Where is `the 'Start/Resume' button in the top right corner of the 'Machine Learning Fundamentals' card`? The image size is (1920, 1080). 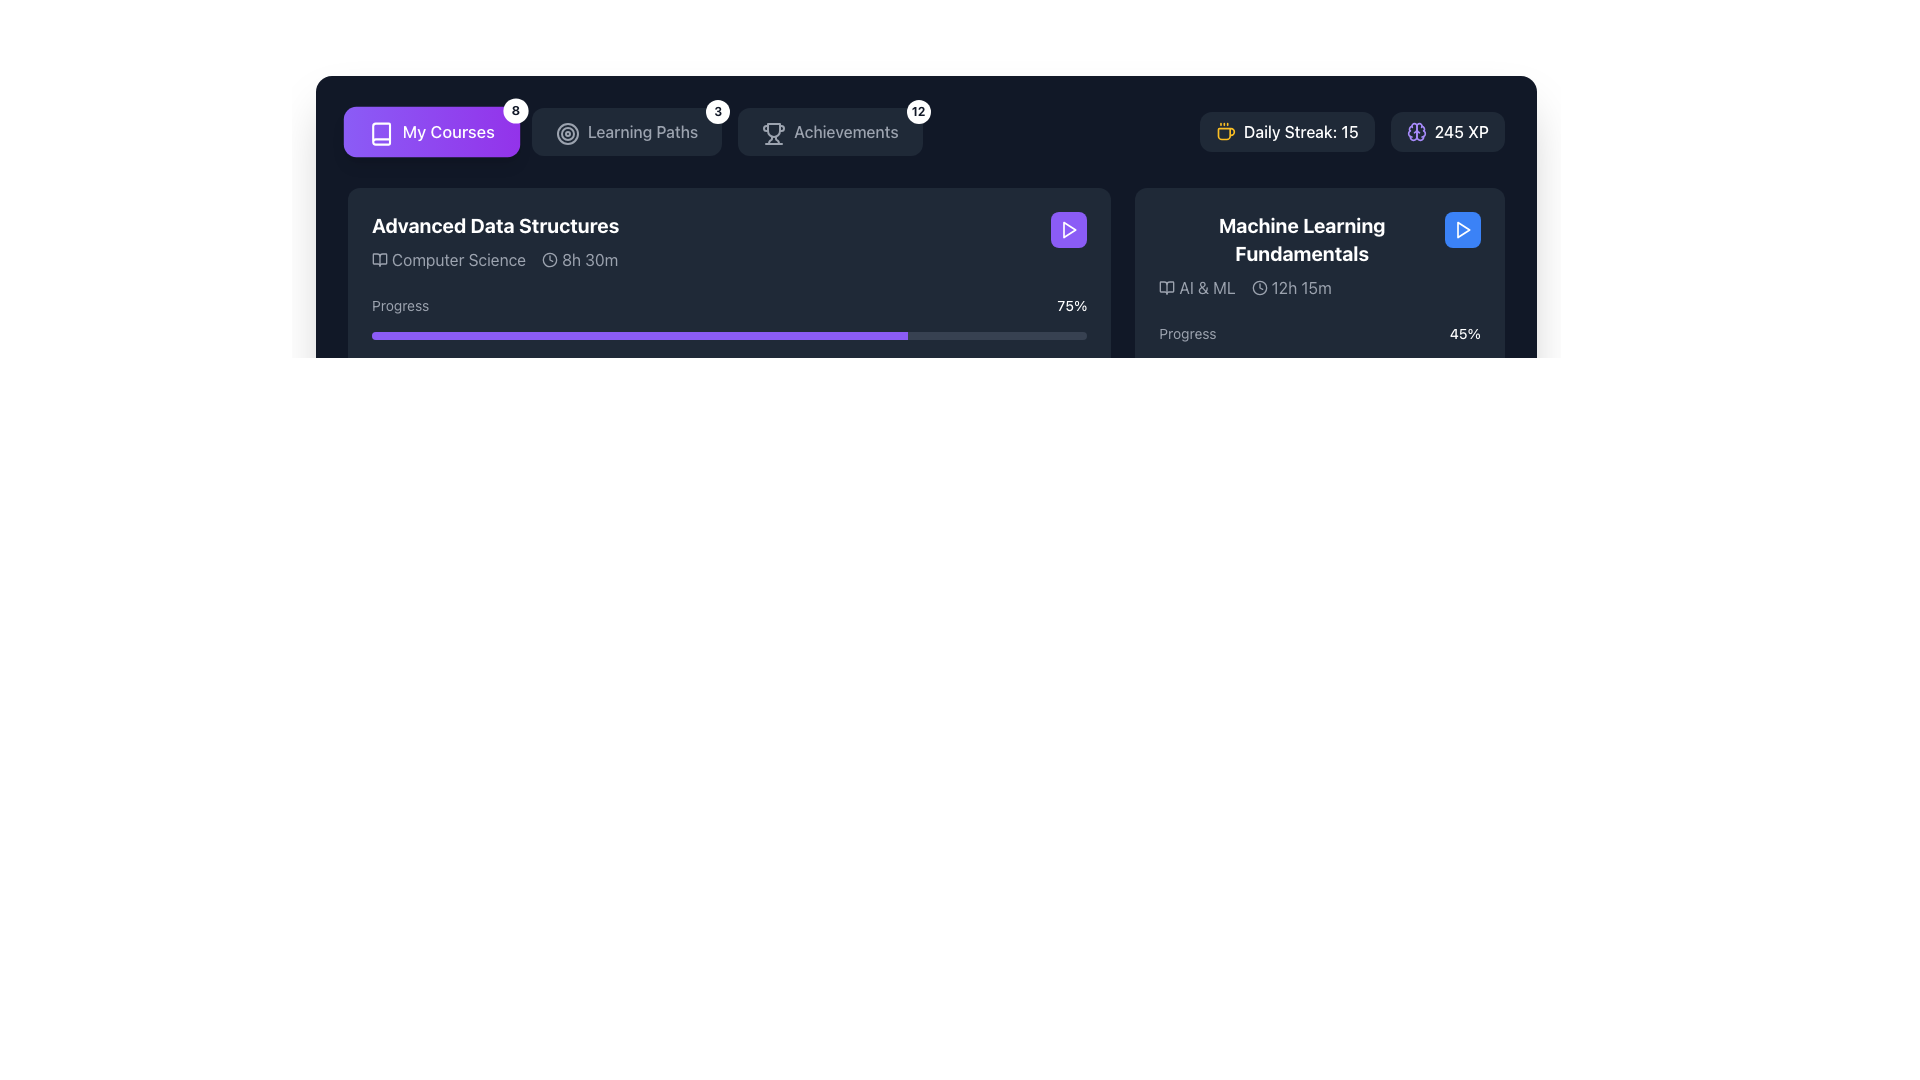
the 'Start/Resume' button in the top right corner of the 'Machine Learning Fundamentals' card is located at coordinates (1463, 229).